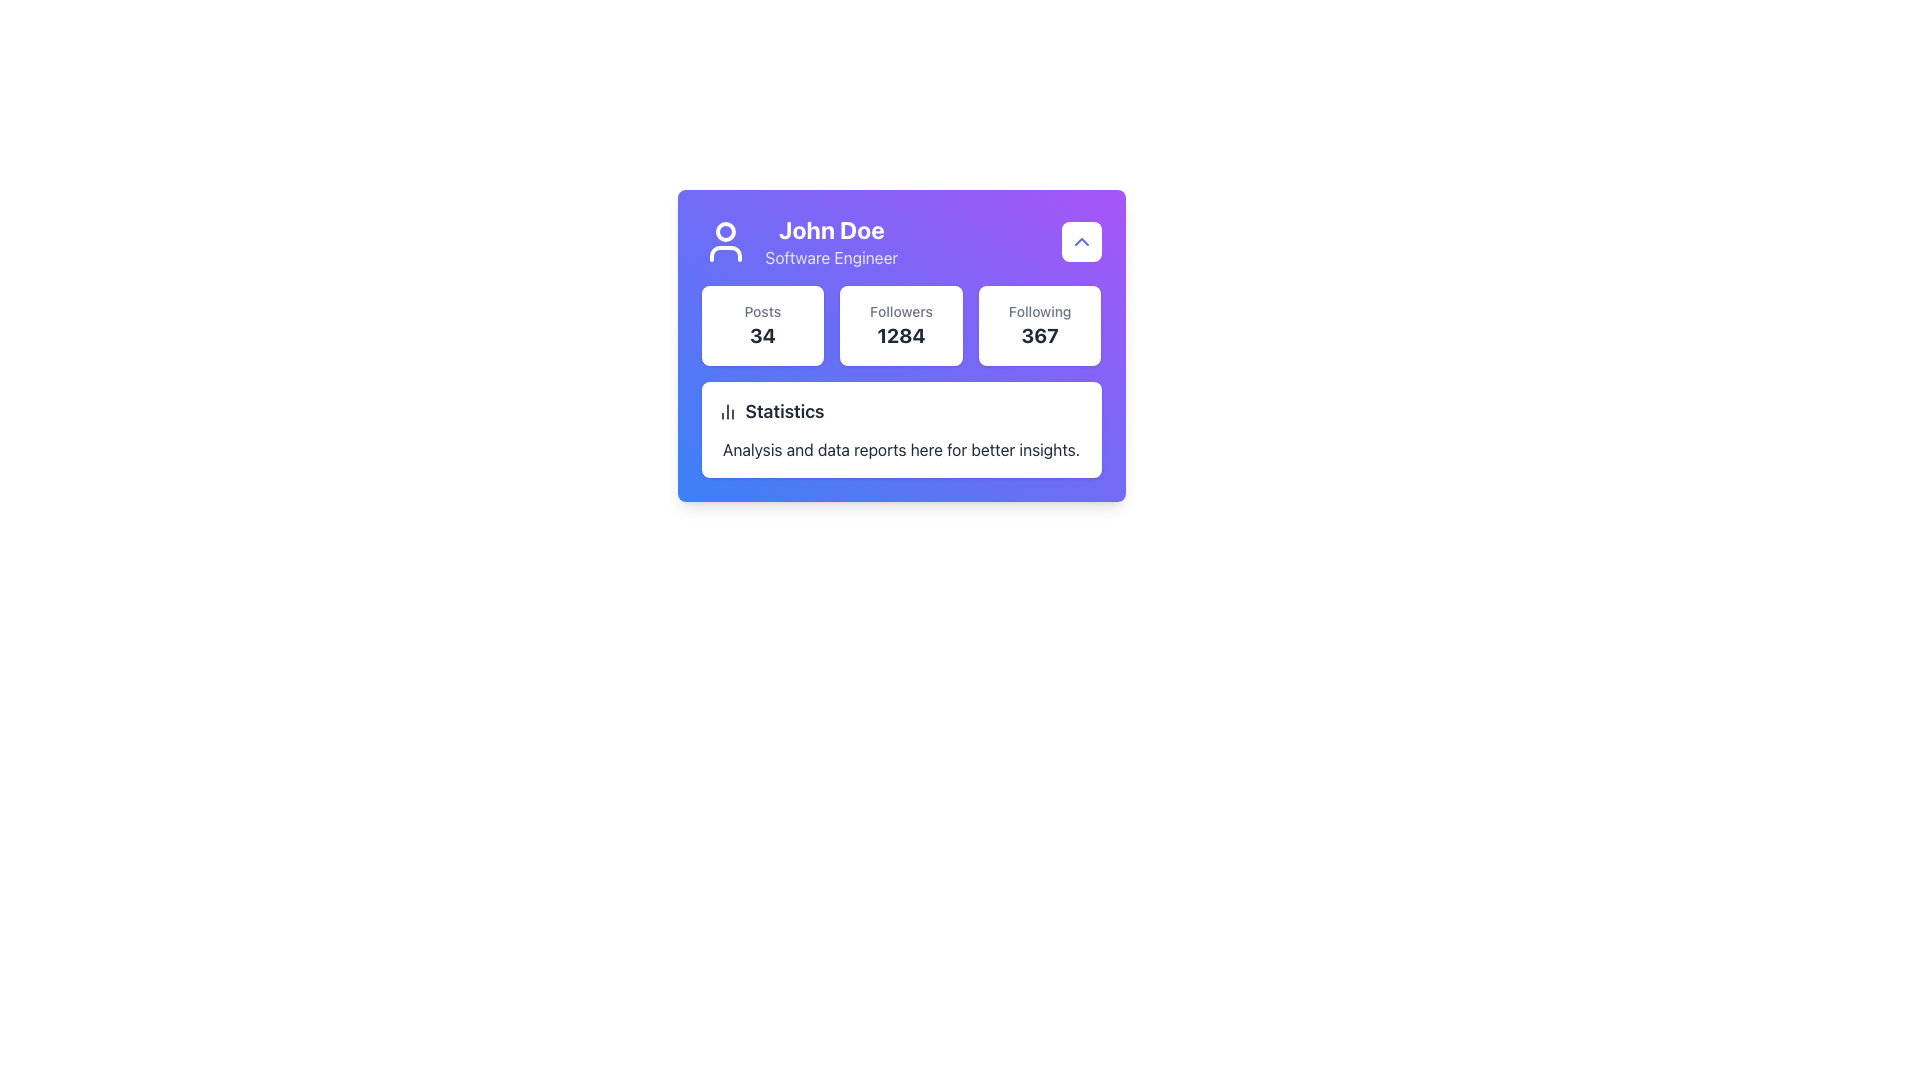  Describe the element at coordinates (1040, 312) in the screenshot. I see `the 'Following' text label that is displayed in gray color above the number '367' within a card-like component in the top half of the application layout` at that location.